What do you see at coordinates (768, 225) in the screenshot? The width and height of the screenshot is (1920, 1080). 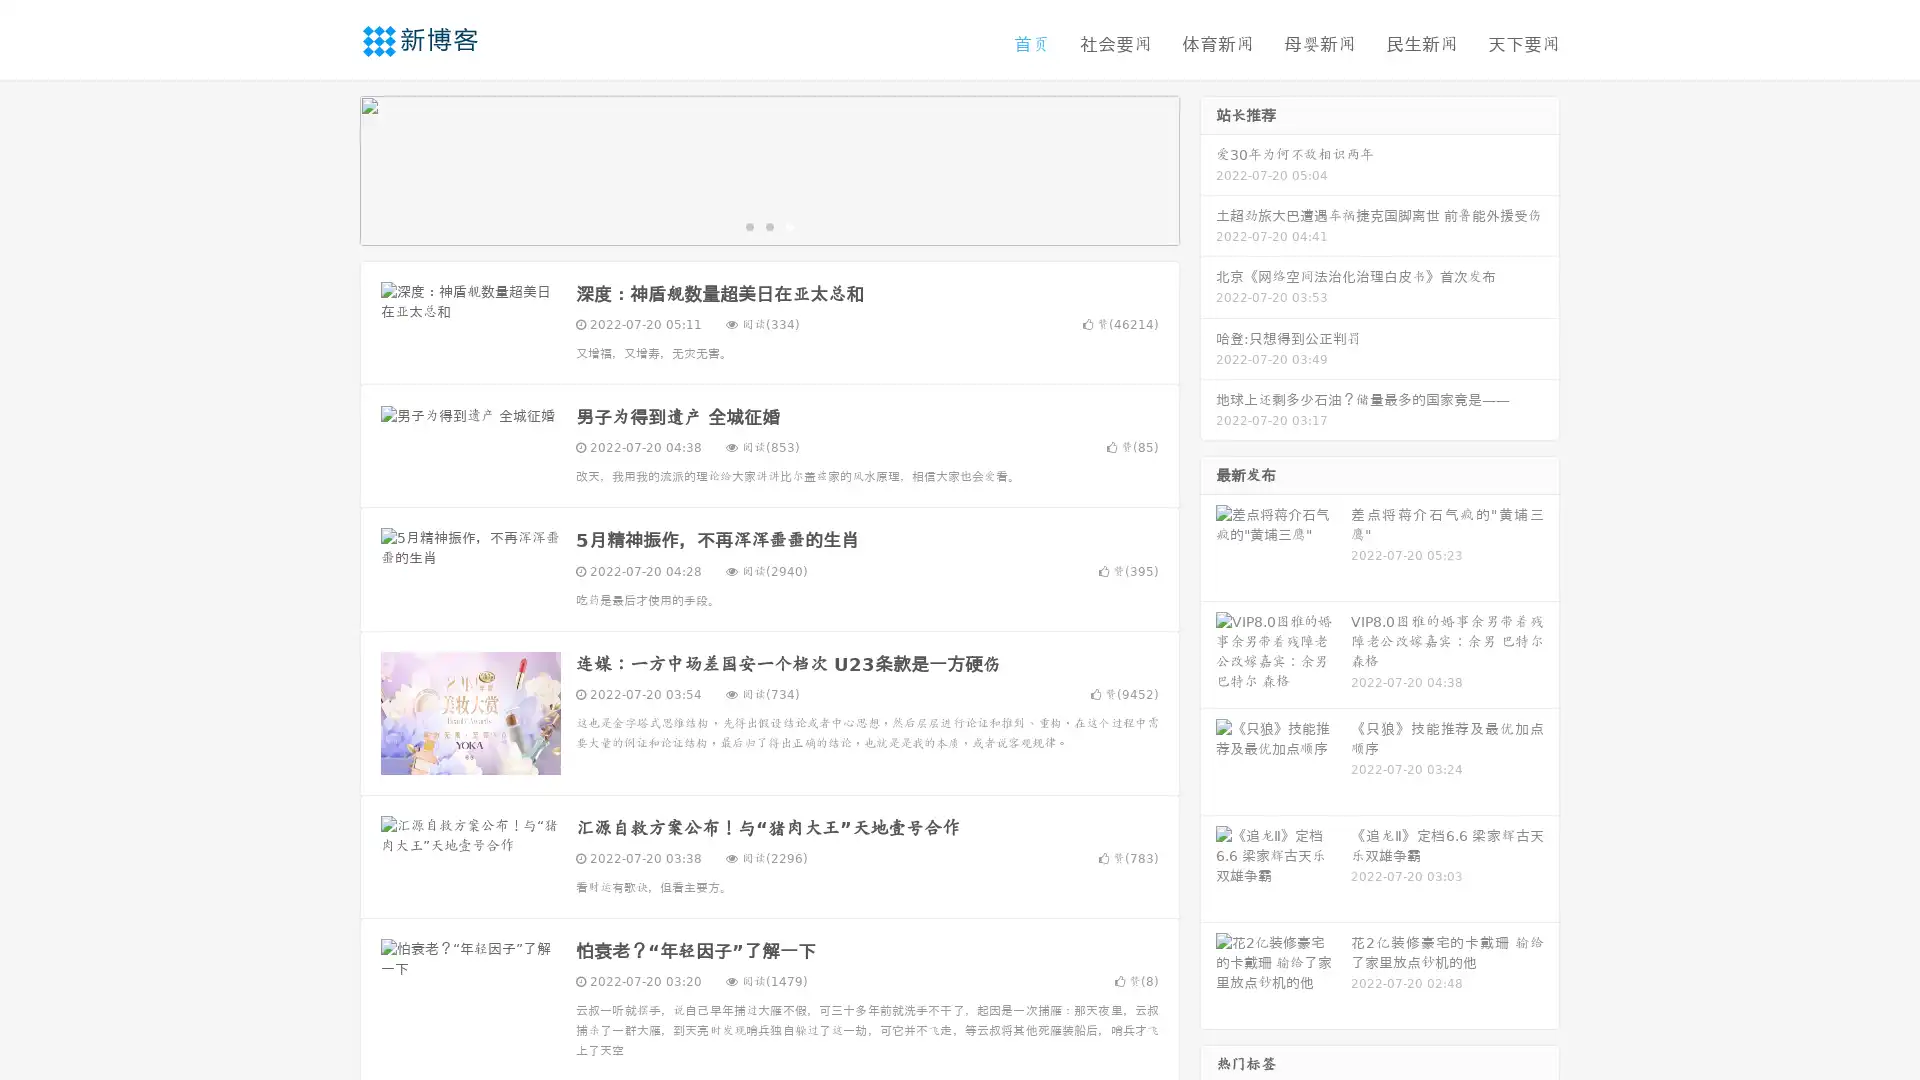 I see `Go to slide 2` at bounding box center [768, 225].